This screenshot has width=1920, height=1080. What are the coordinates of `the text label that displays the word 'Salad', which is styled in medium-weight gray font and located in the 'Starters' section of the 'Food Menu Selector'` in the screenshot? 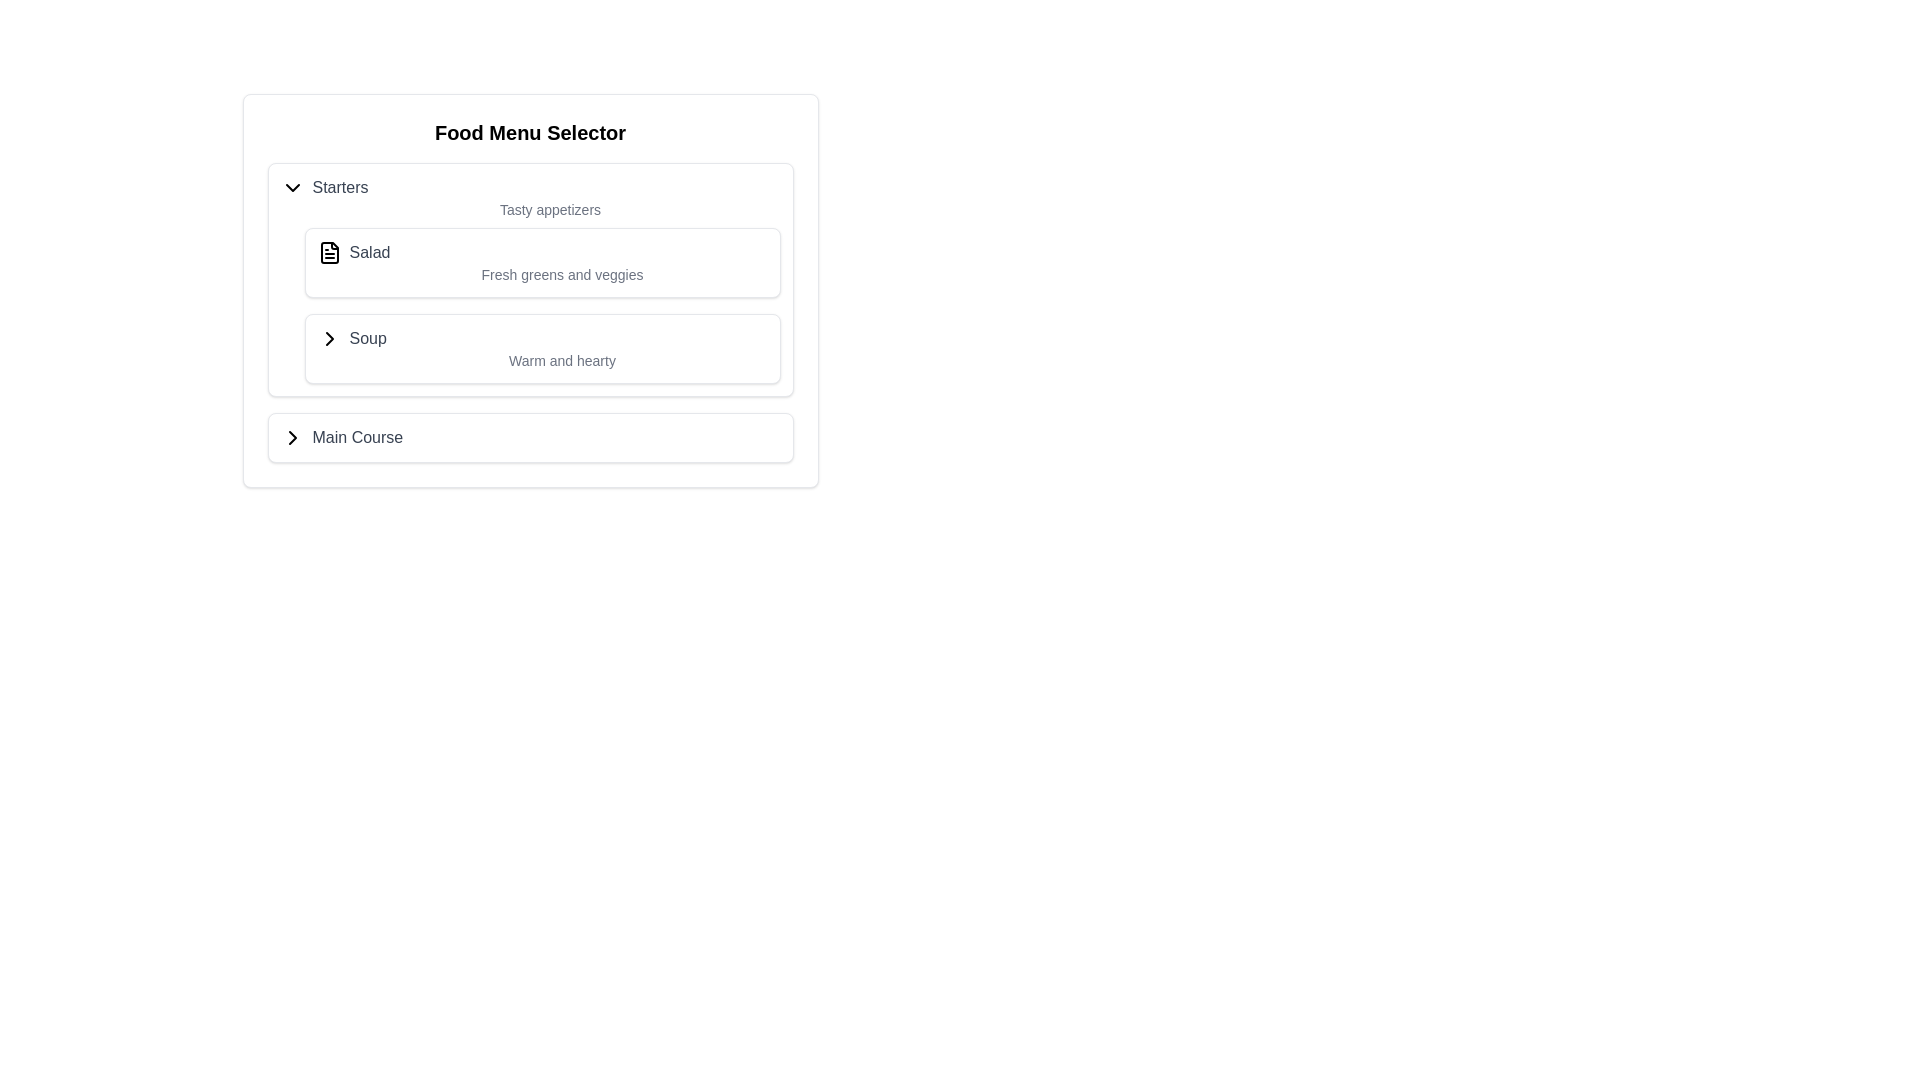 It's located at (369, 252).